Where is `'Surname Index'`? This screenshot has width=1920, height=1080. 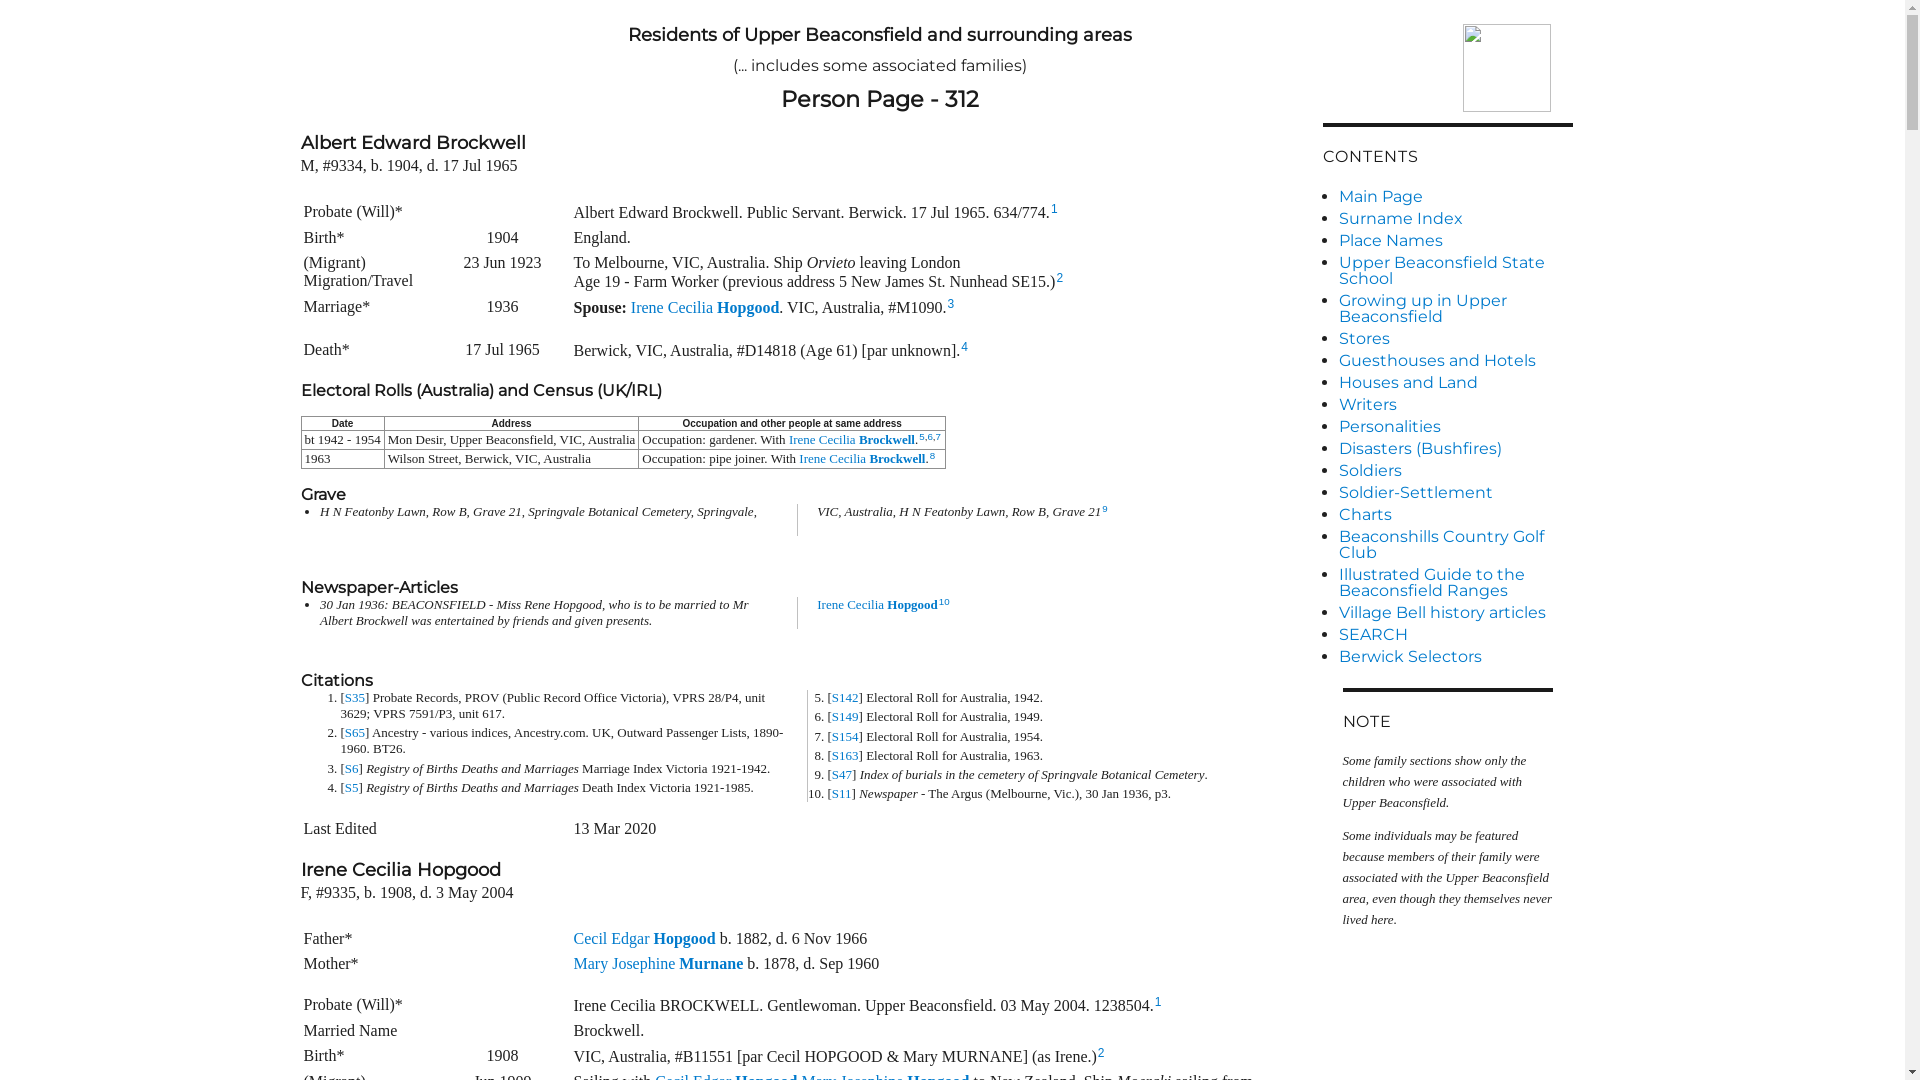 'Surname Index' is located at coordinates (1454, 219).